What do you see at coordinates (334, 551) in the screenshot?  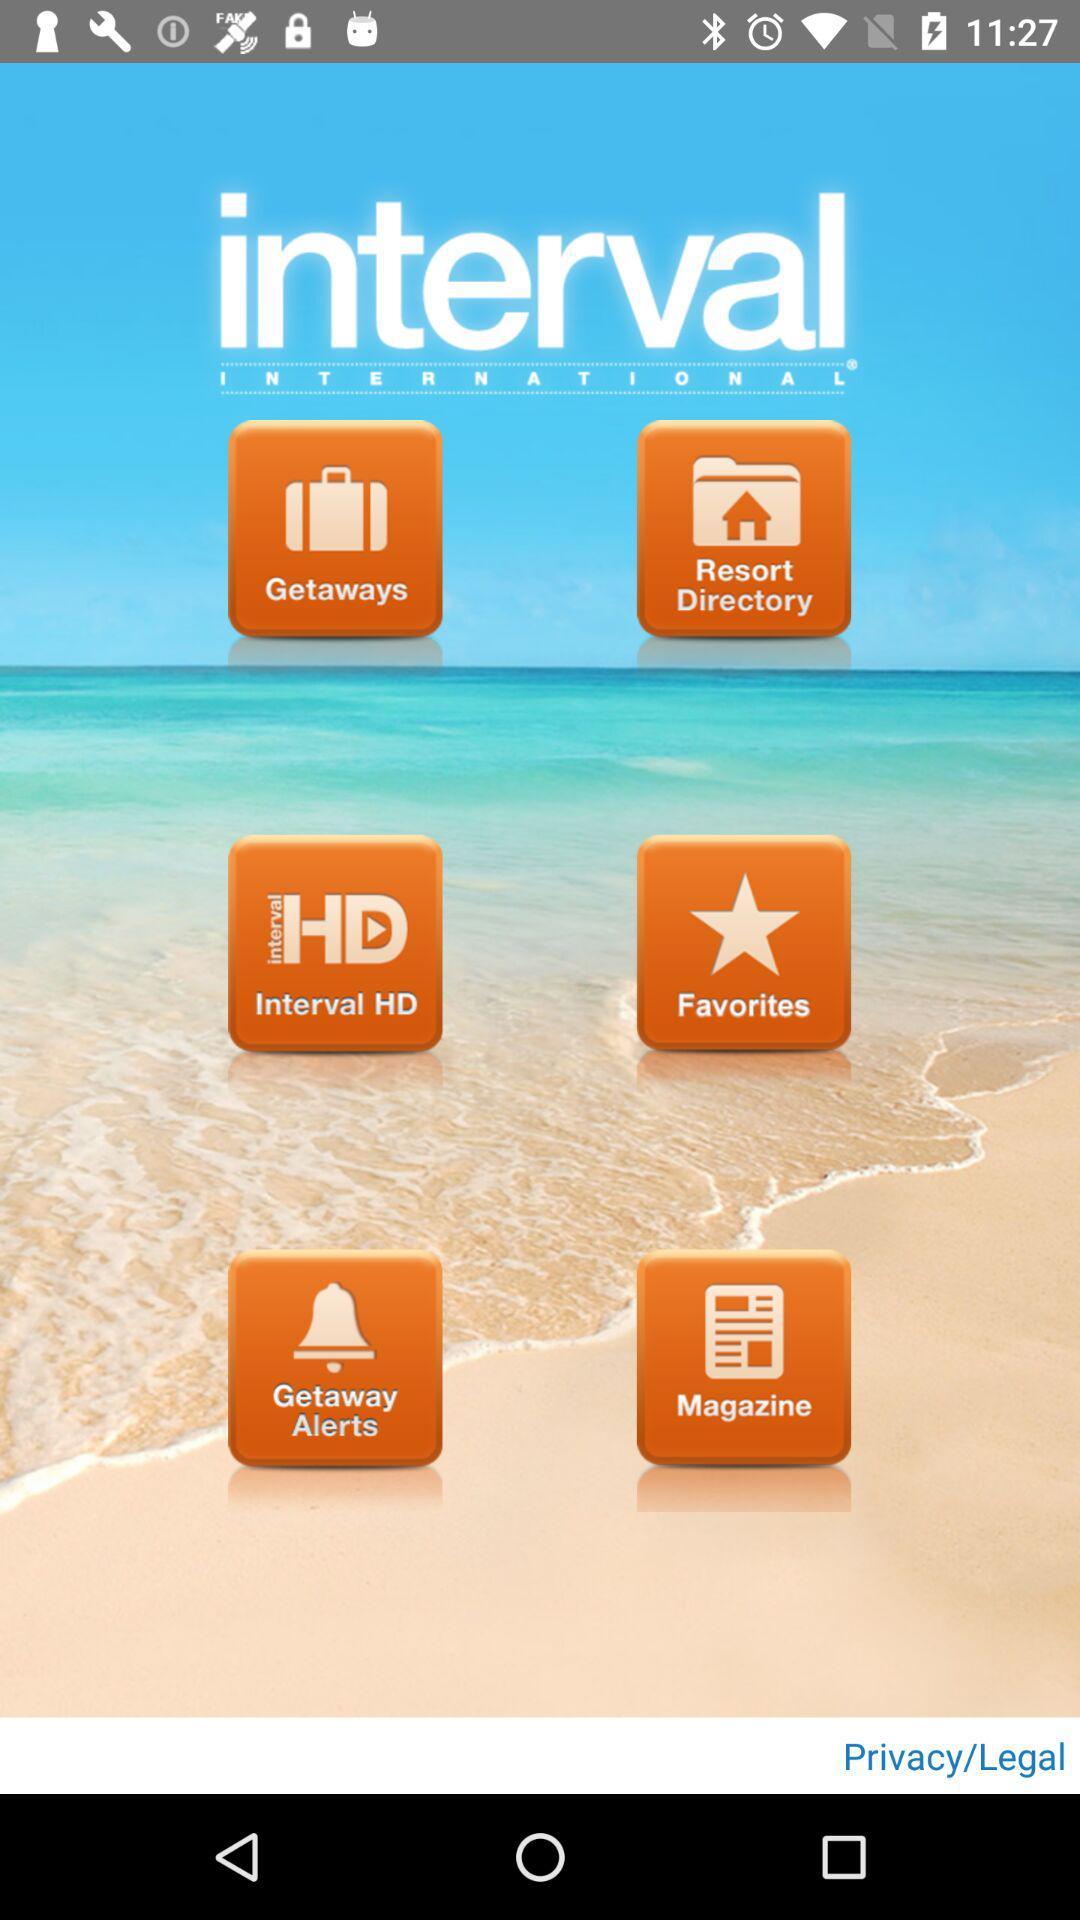 I see `menu page` at bounding box center [334, 551].